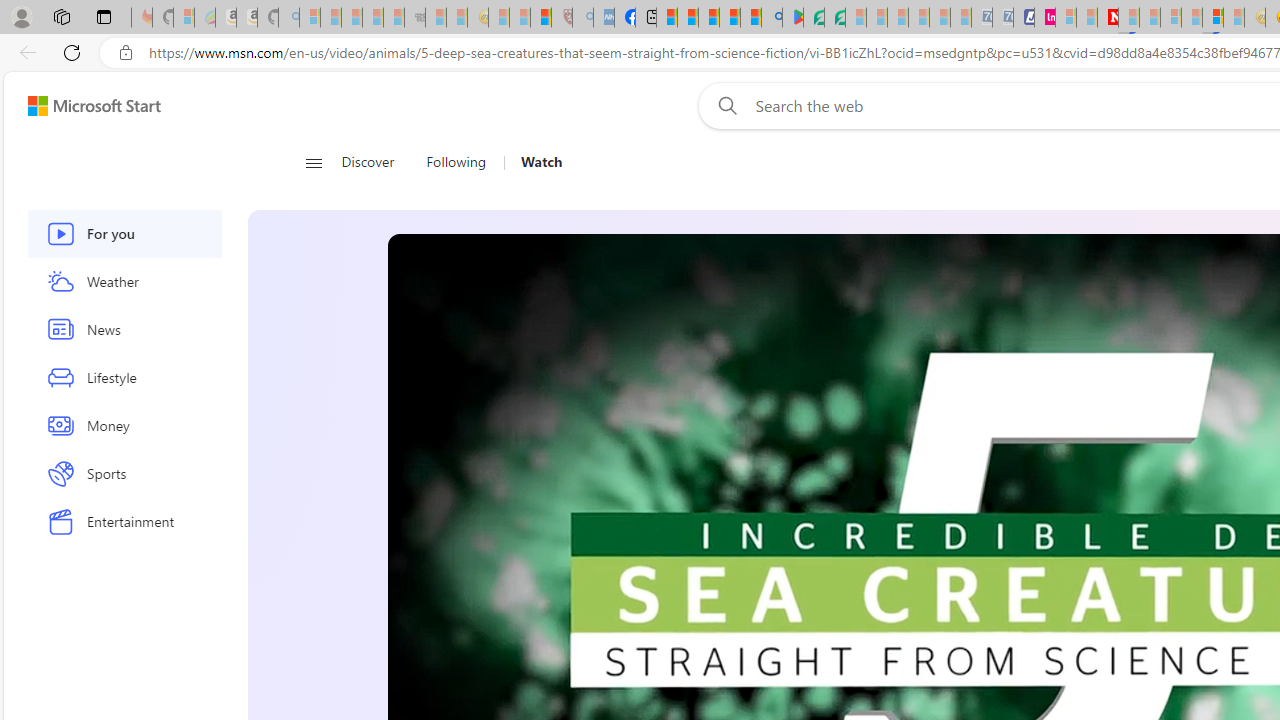 This screenshot has width=1280, height=720. I want to click on 'Local - MSN', so click(541, 17).